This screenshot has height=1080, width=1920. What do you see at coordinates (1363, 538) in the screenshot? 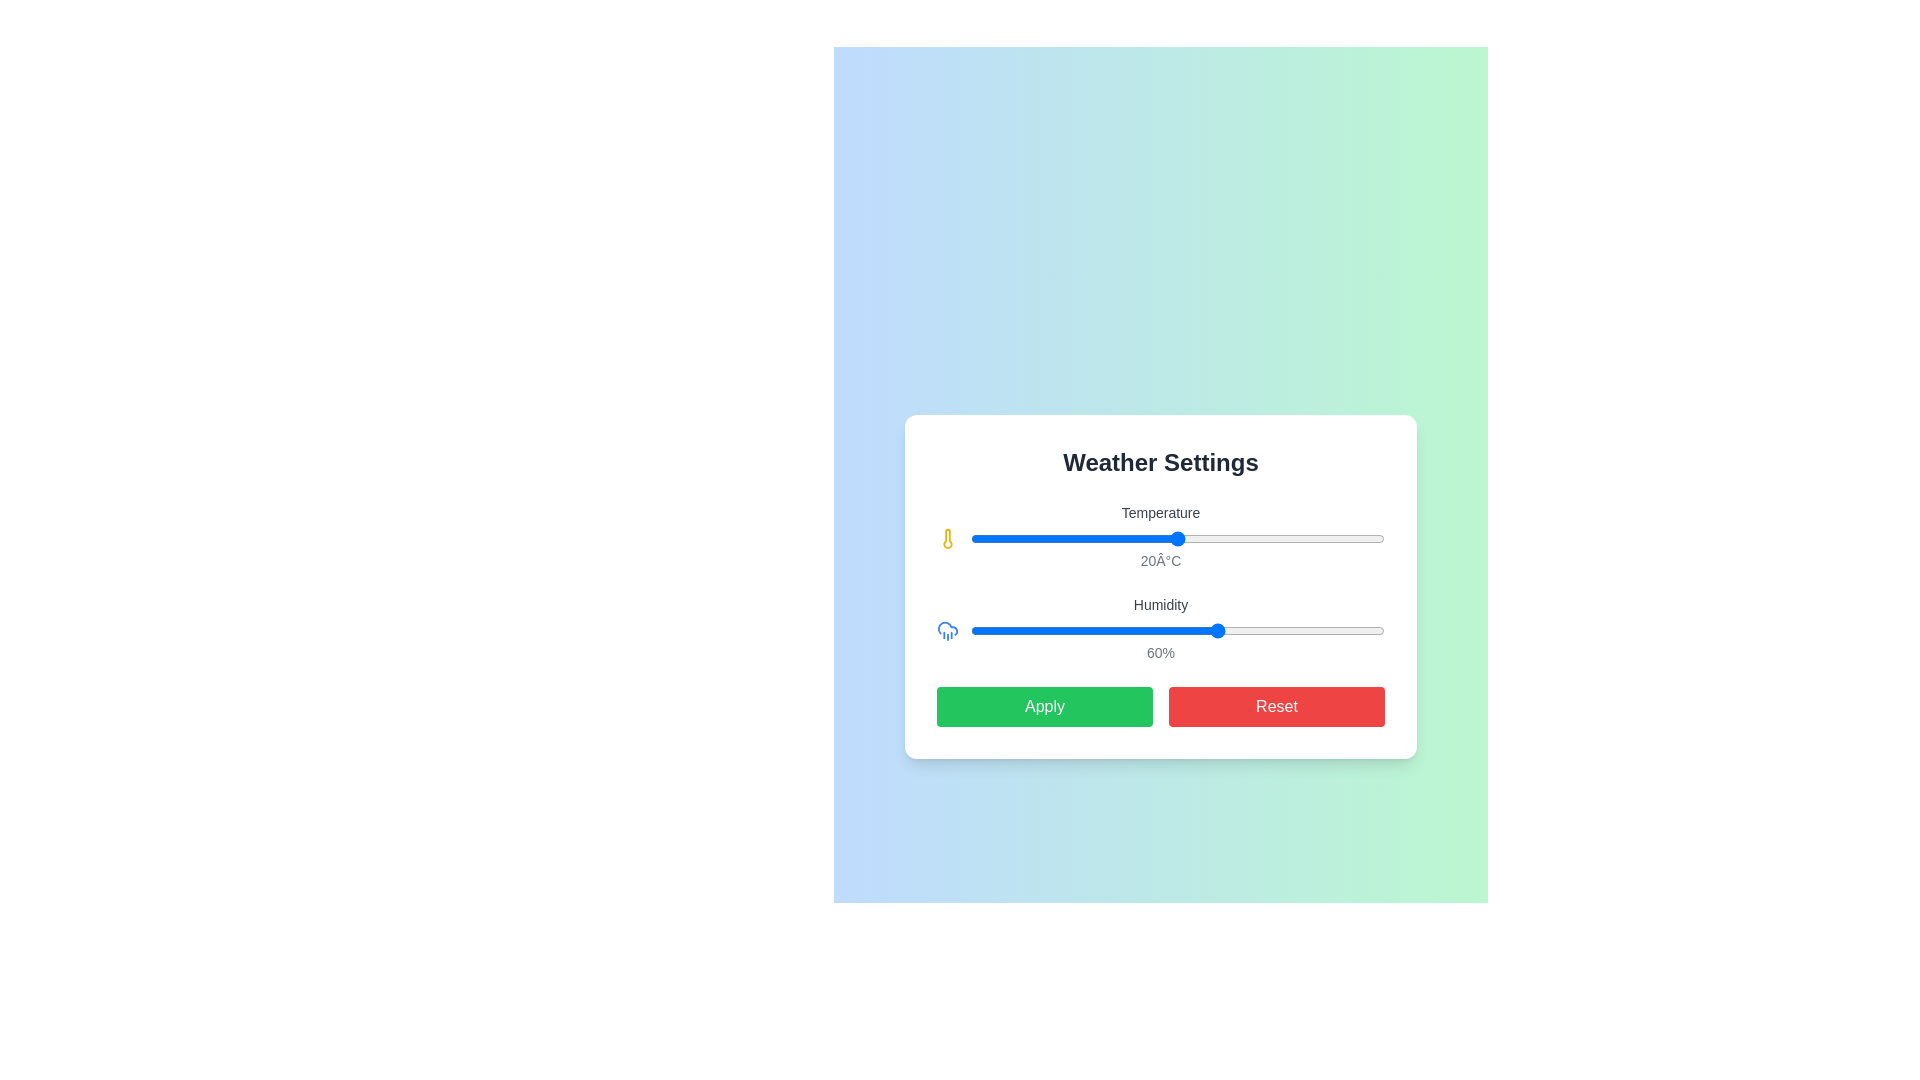
I see `the temperature slider` at bounding box center [1363, 538].